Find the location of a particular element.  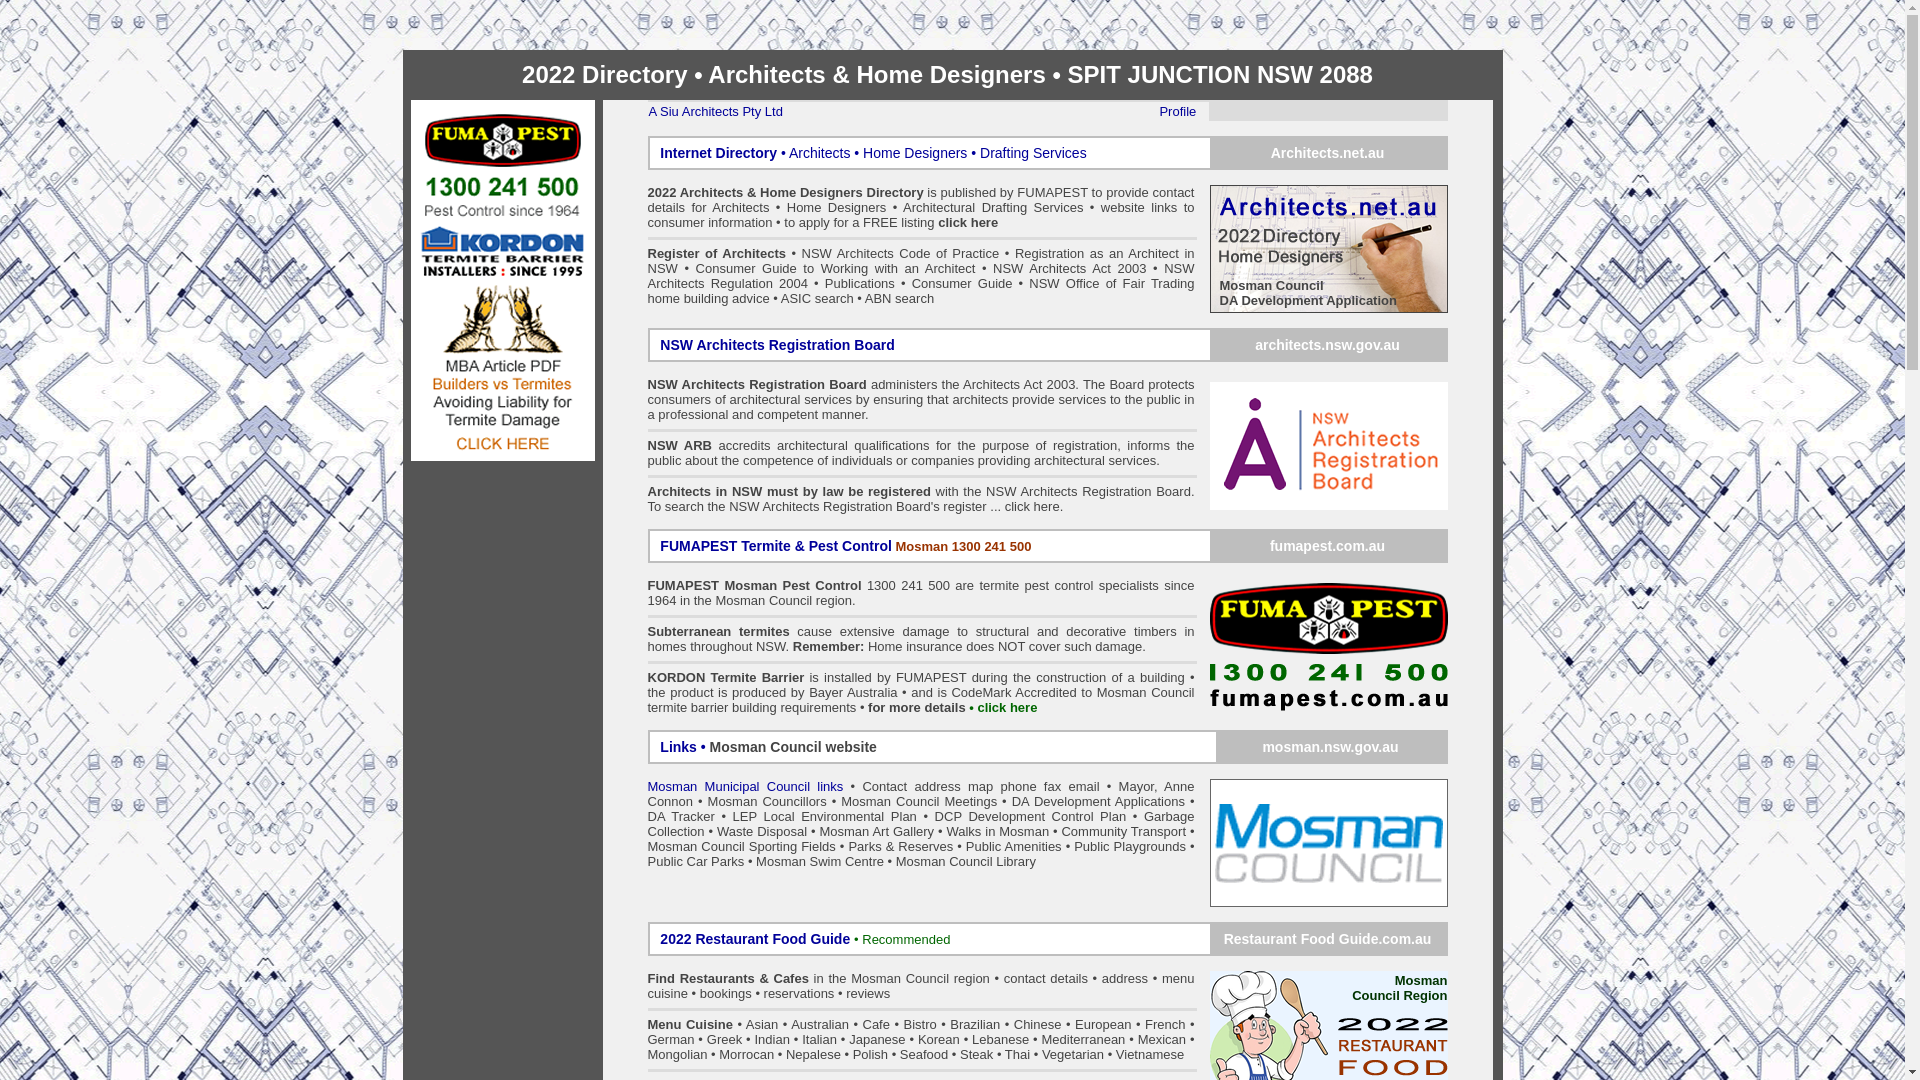

'Subterranean termites' is located at coordinates (719, 631).